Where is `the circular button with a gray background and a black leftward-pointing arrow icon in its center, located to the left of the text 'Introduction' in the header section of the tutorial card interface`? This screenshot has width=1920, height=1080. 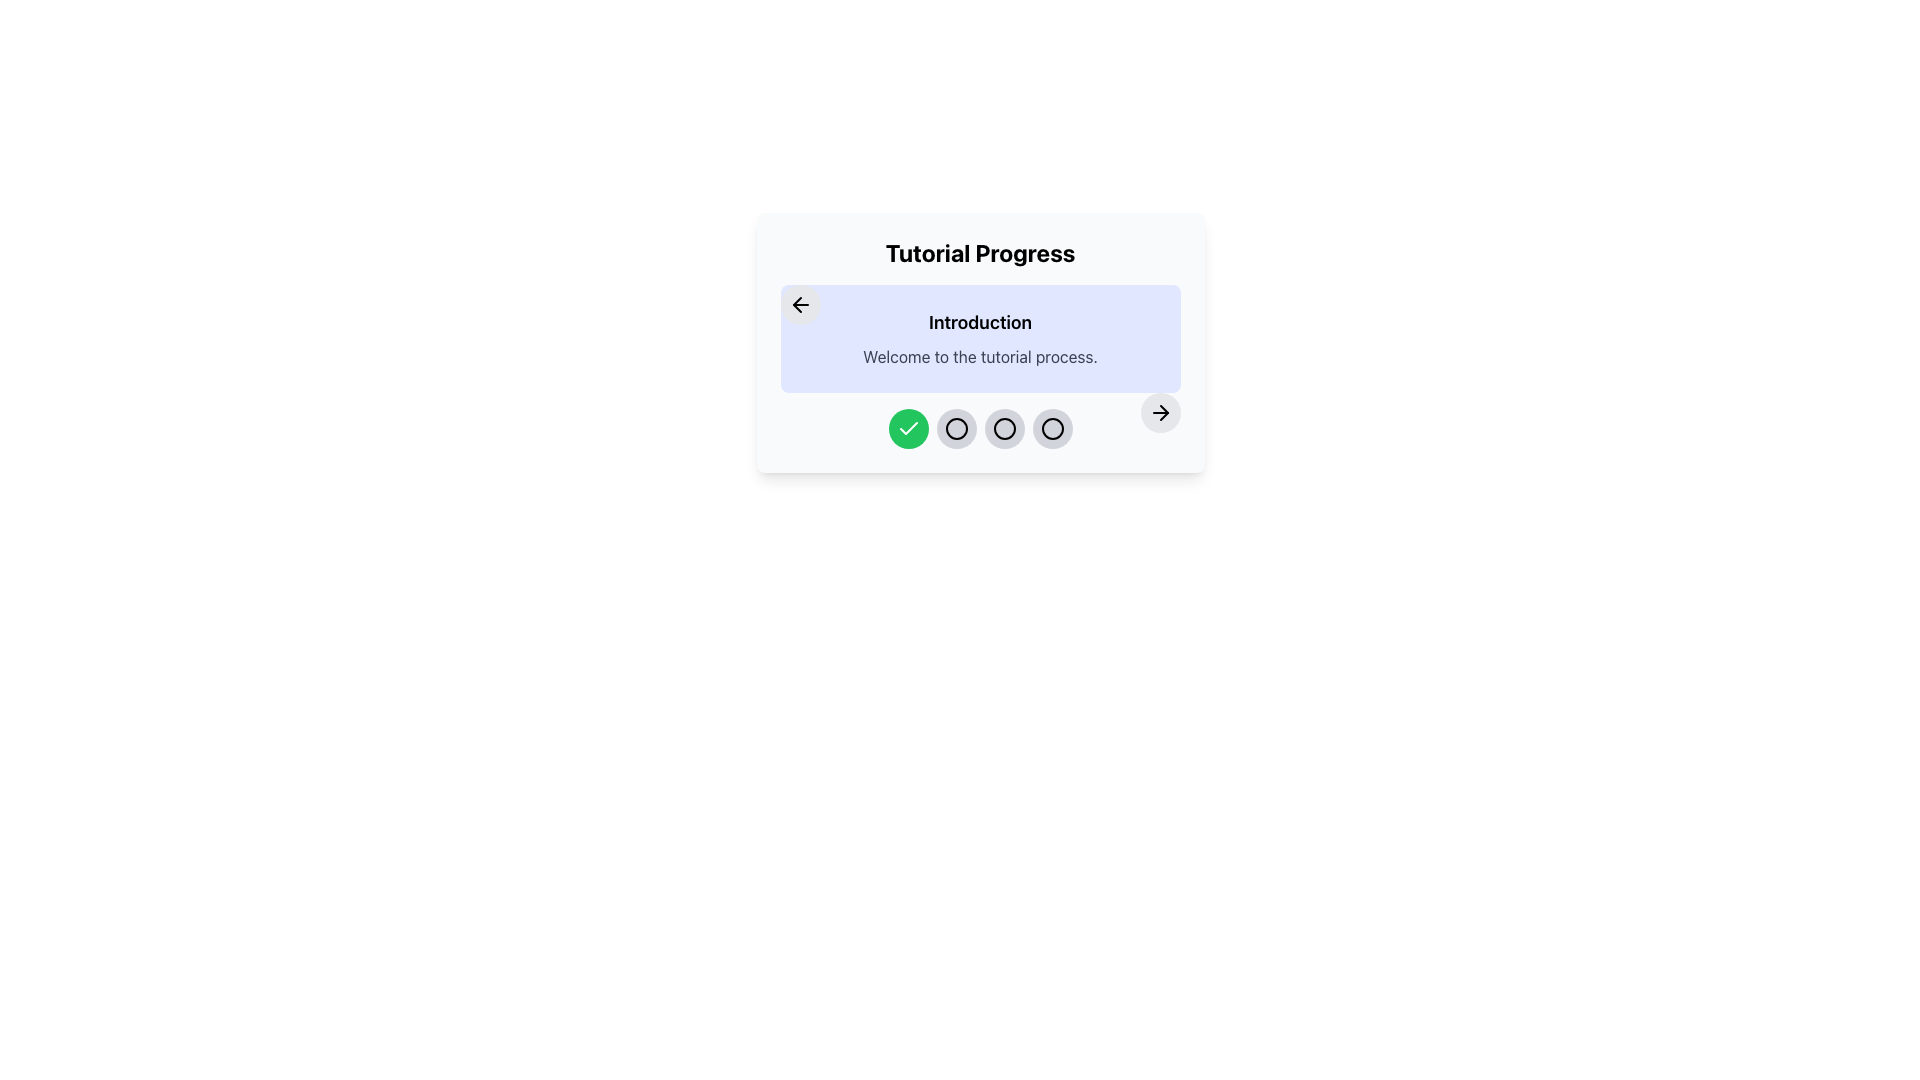 the circular button with a gray background and a black leftward-pointing arrow icon in its center, located to the left of the text 'Introduction' in the header section of the tutorial card interface is located at coordinates (800, 304).